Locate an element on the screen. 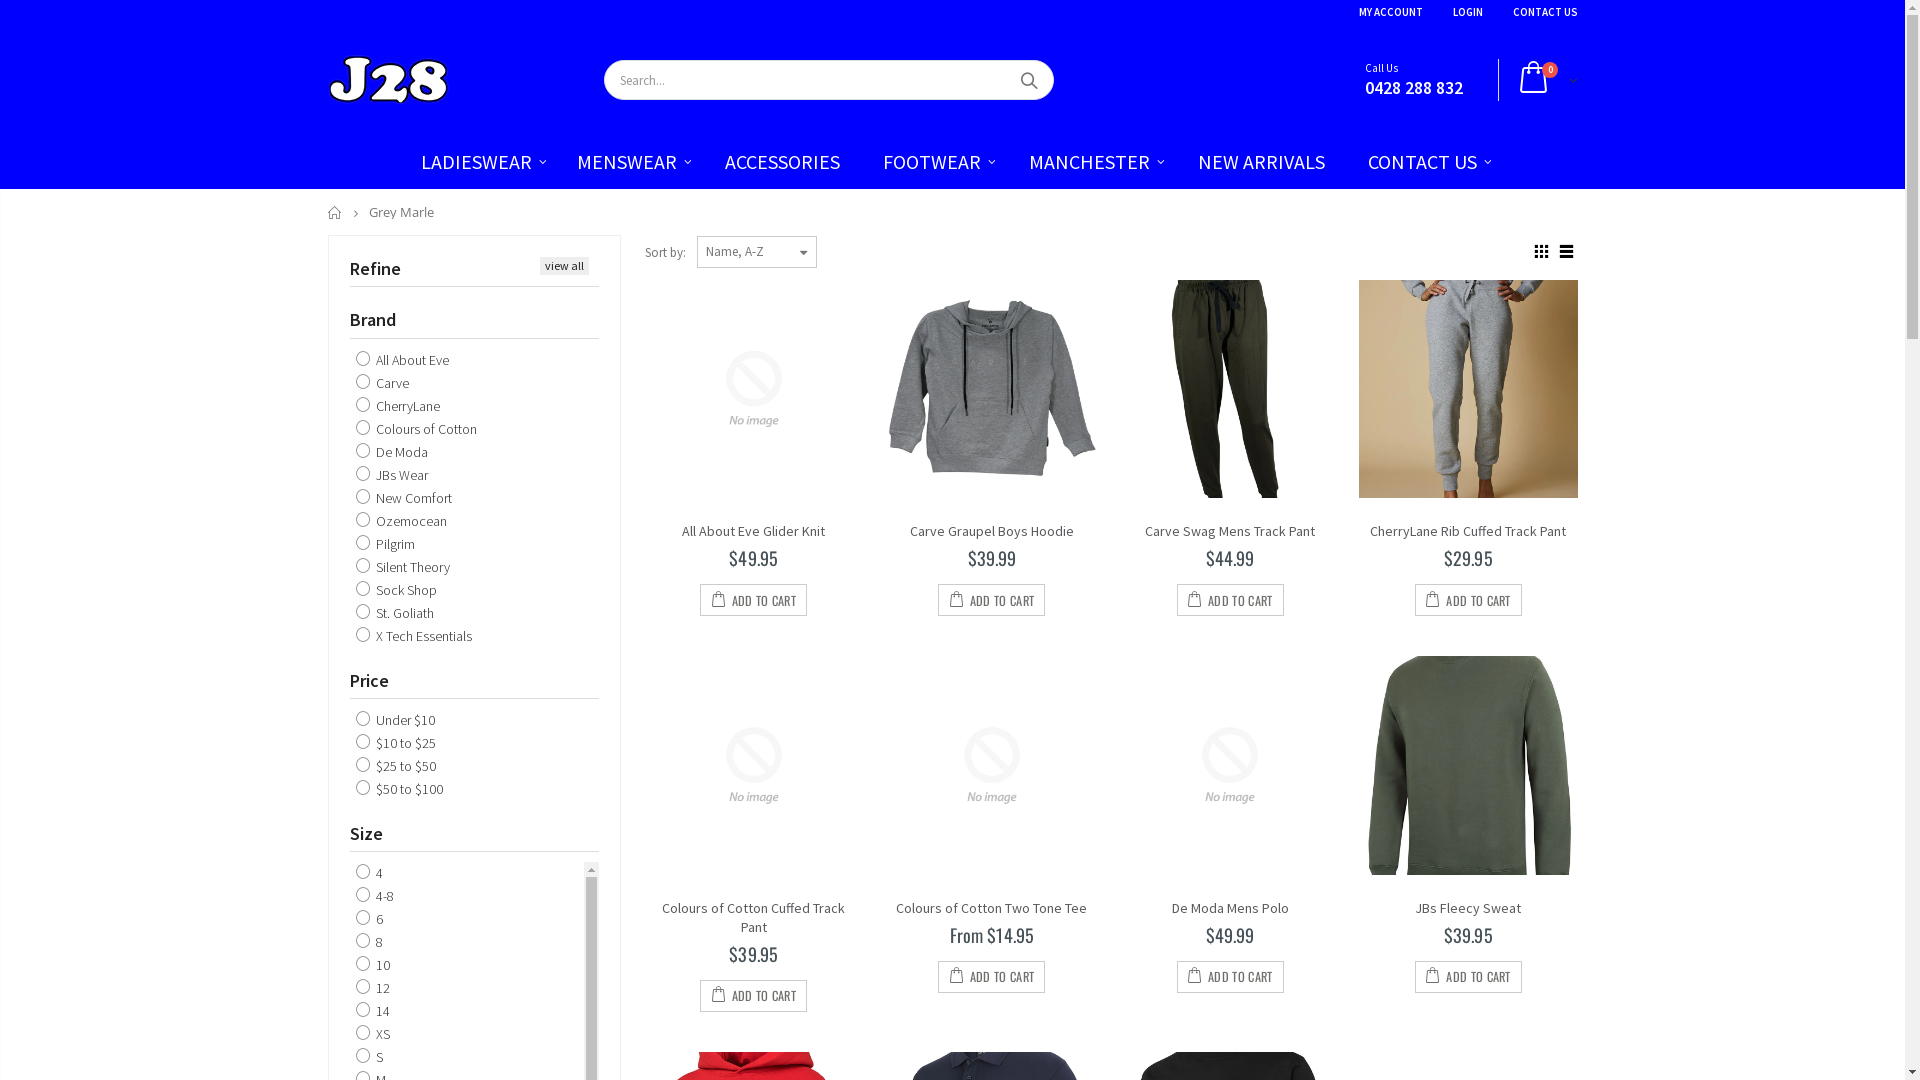  'NEW ARRIVALS' is located at coordinates (1260, 161).